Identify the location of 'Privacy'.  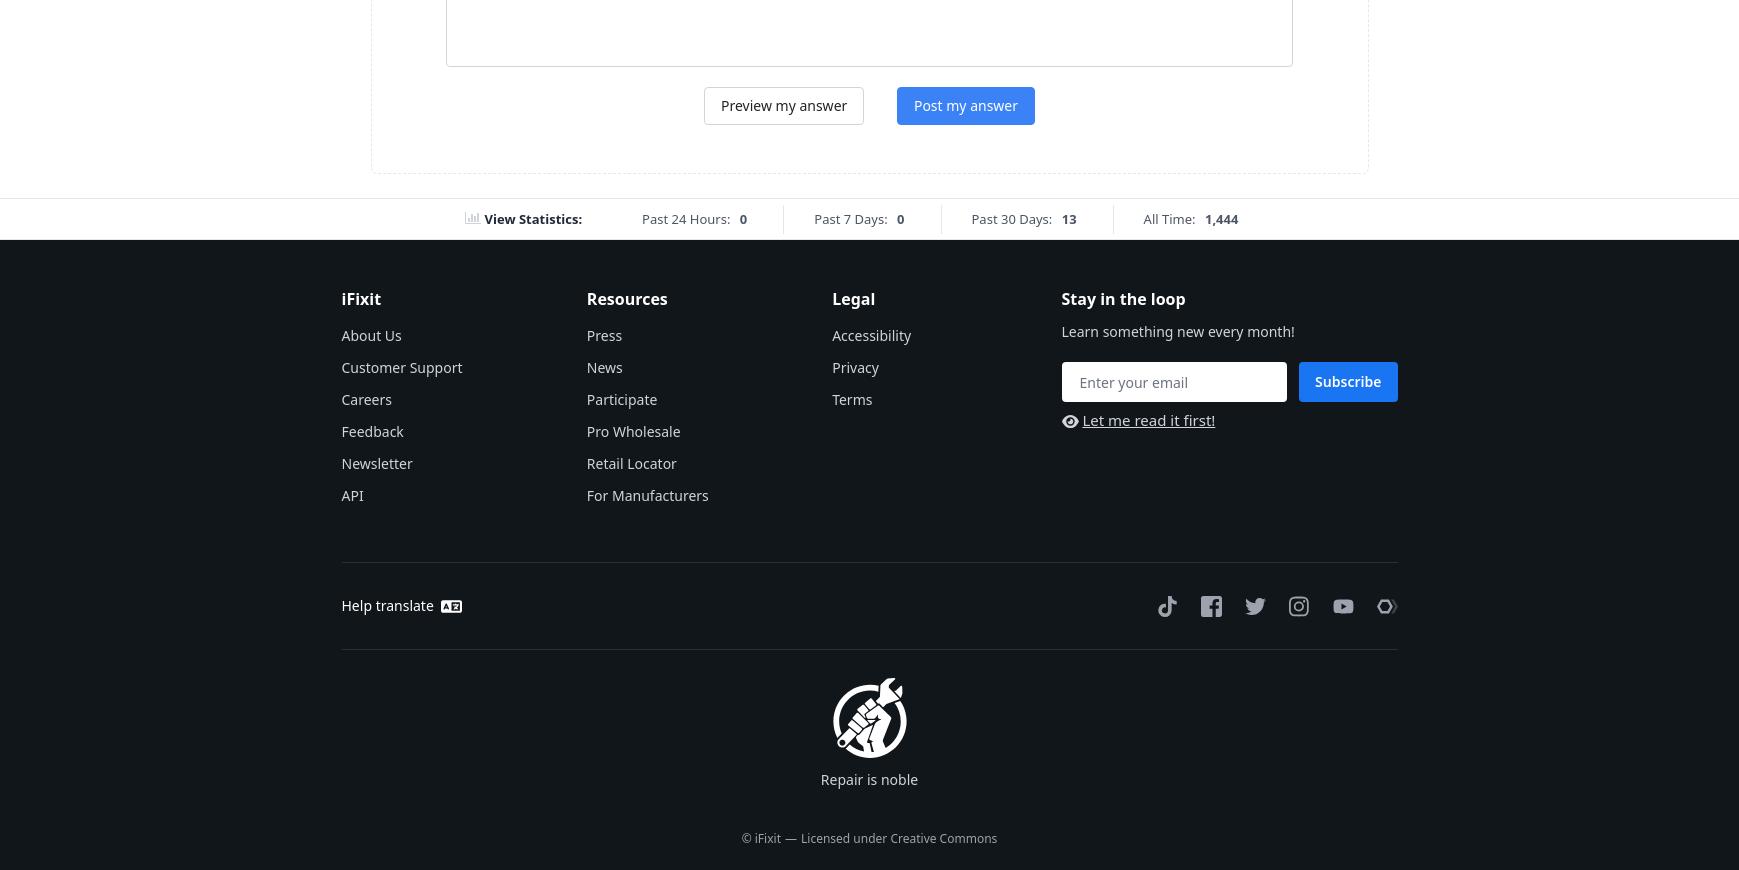
(854, 367).